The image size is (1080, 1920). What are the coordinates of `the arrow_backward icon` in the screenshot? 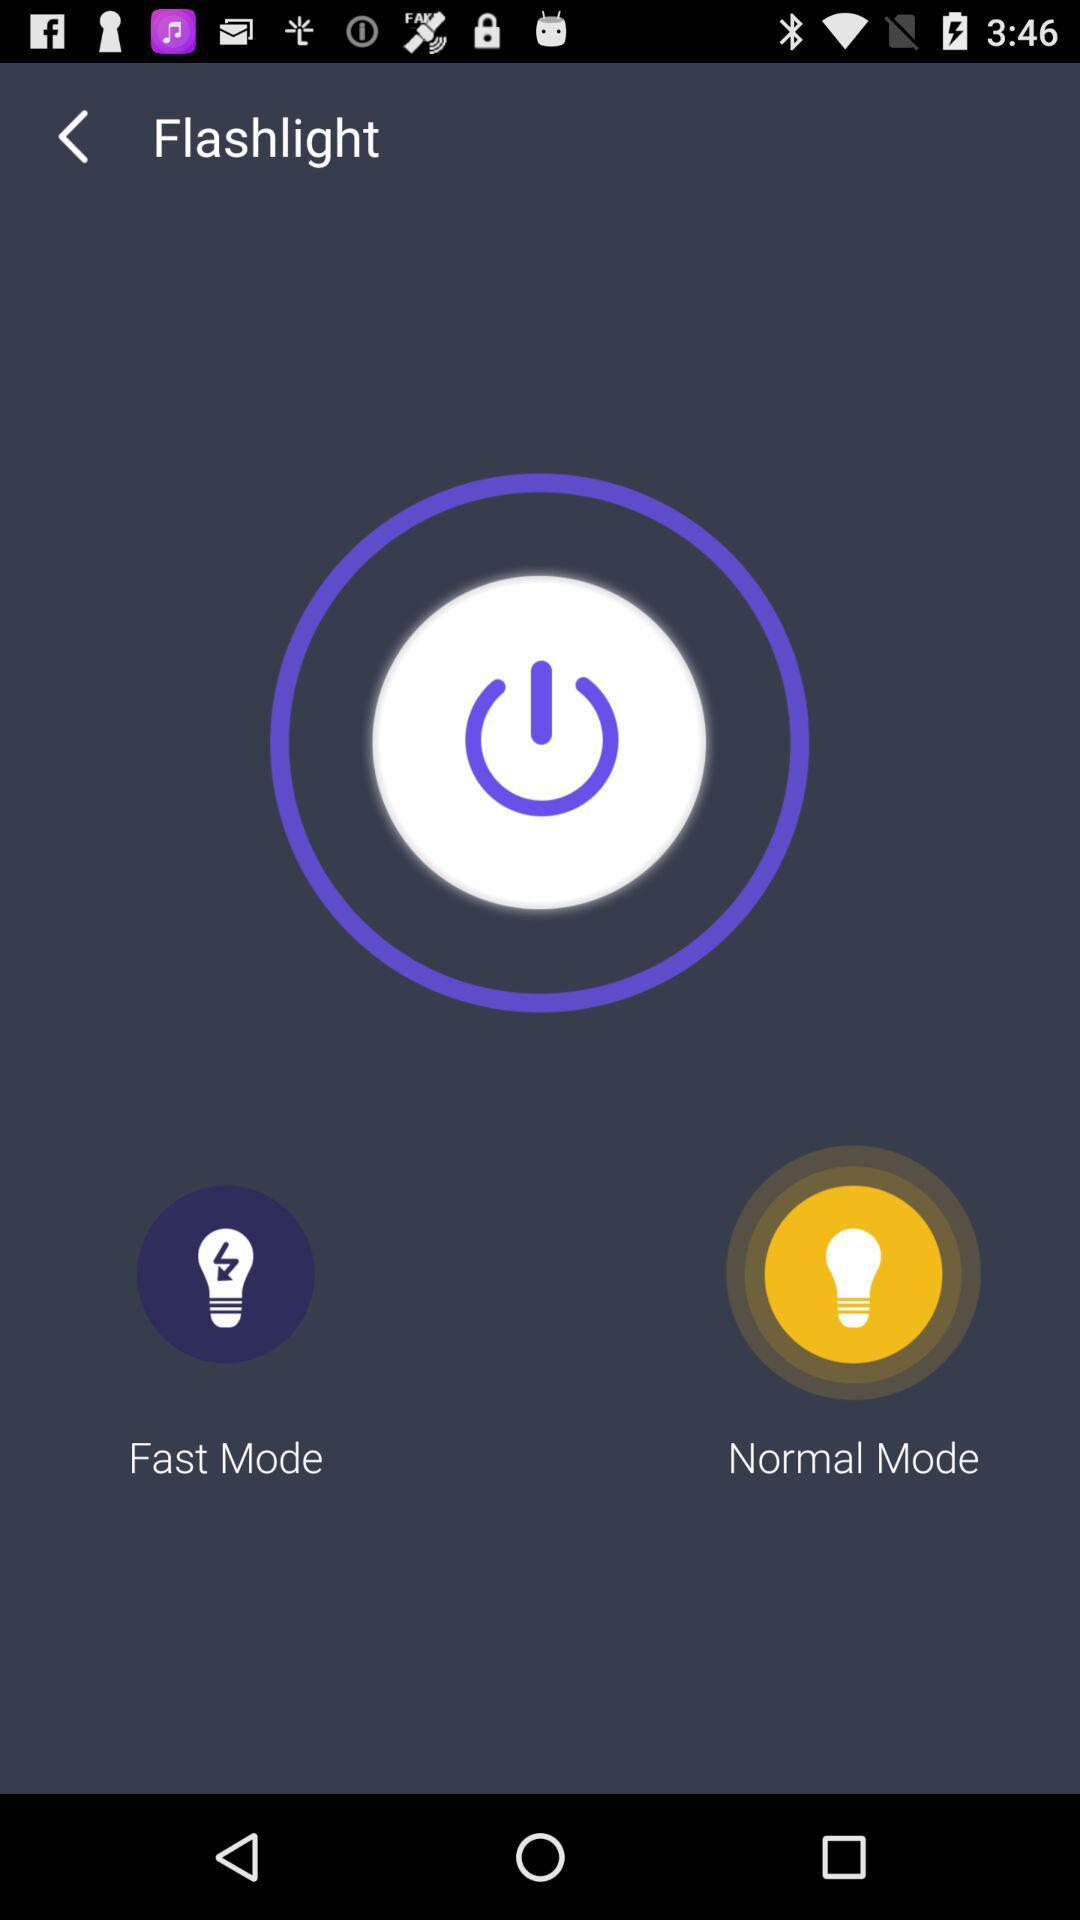 It's located at (72, 145).